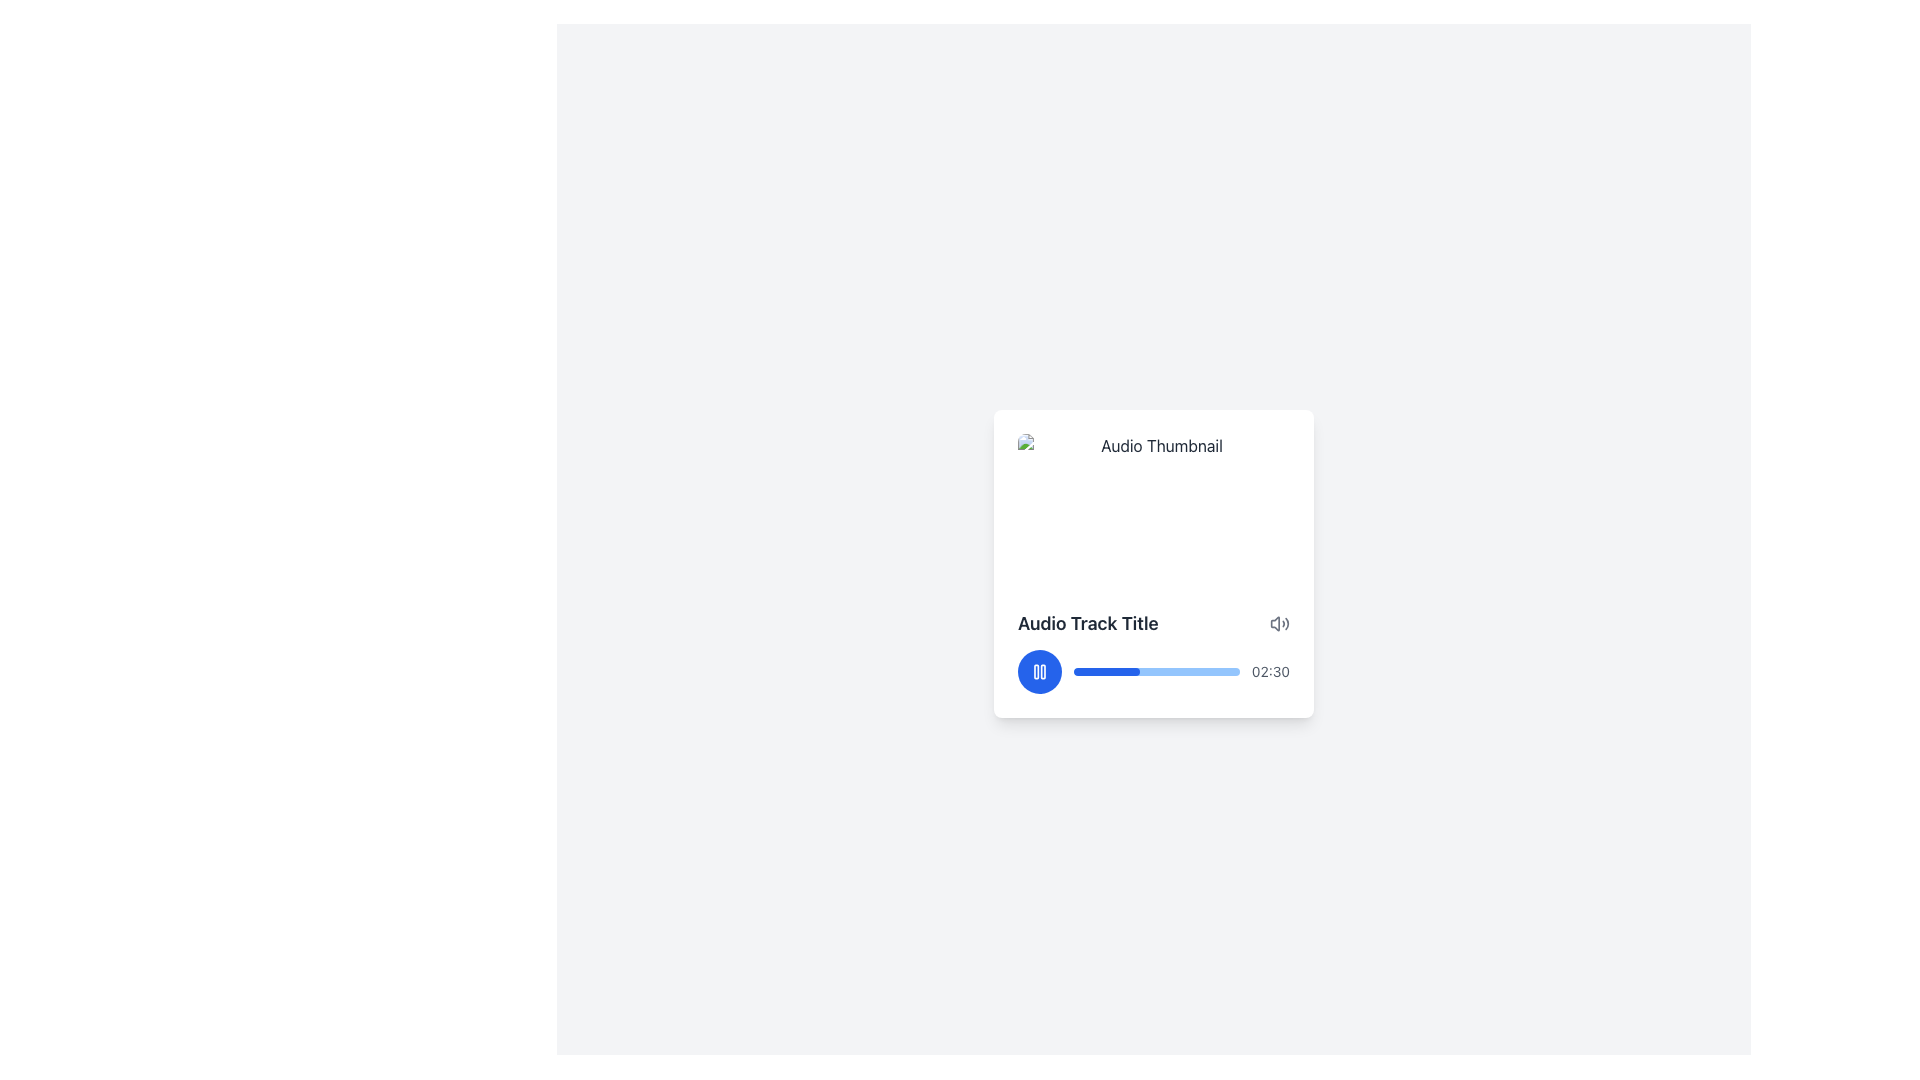 This screenshot has height=1080, width=1920. Describe the element at coordinates (1166, 671) in the screenshot. I see `audio track progress` at that location.